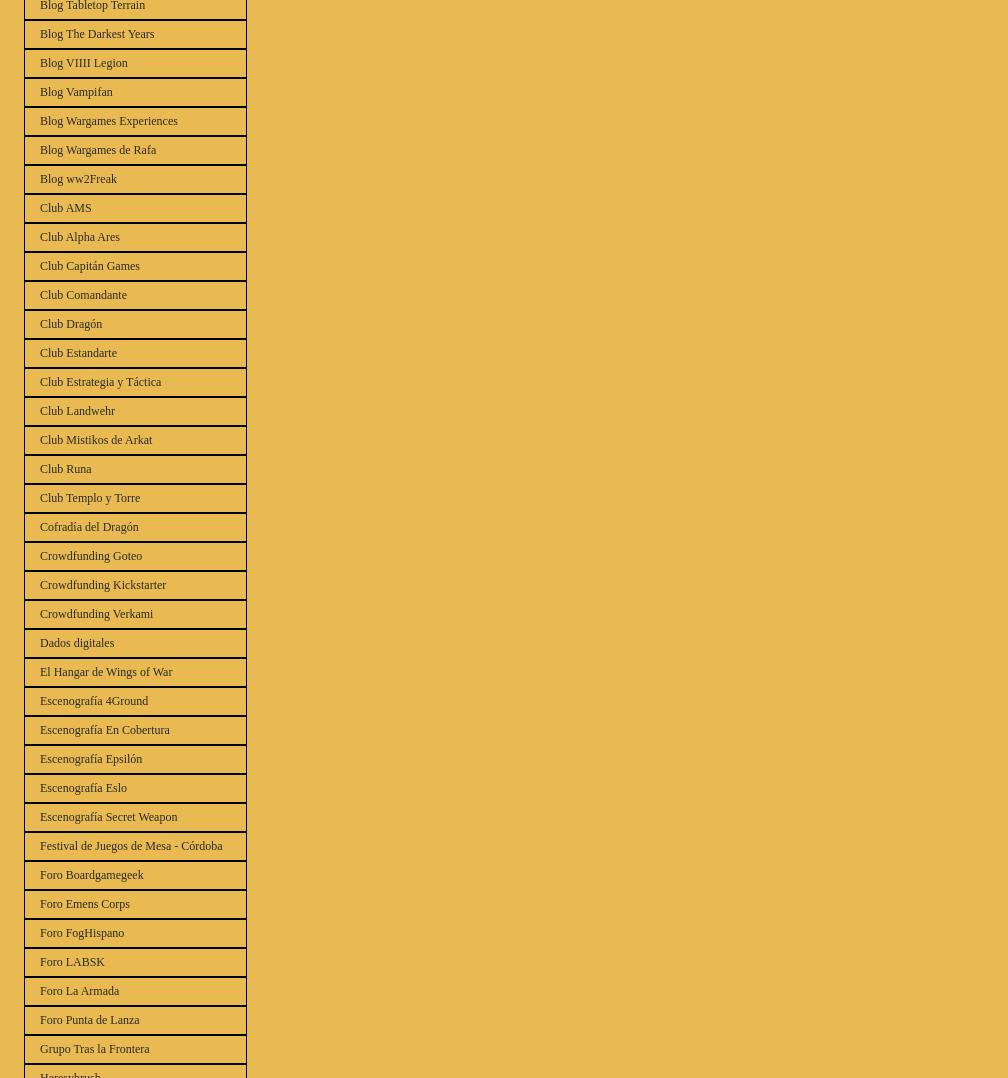  Describe the element at coordinates (82, 787) in the screenshot. I see `'Escenografía Eslo'` at that location.